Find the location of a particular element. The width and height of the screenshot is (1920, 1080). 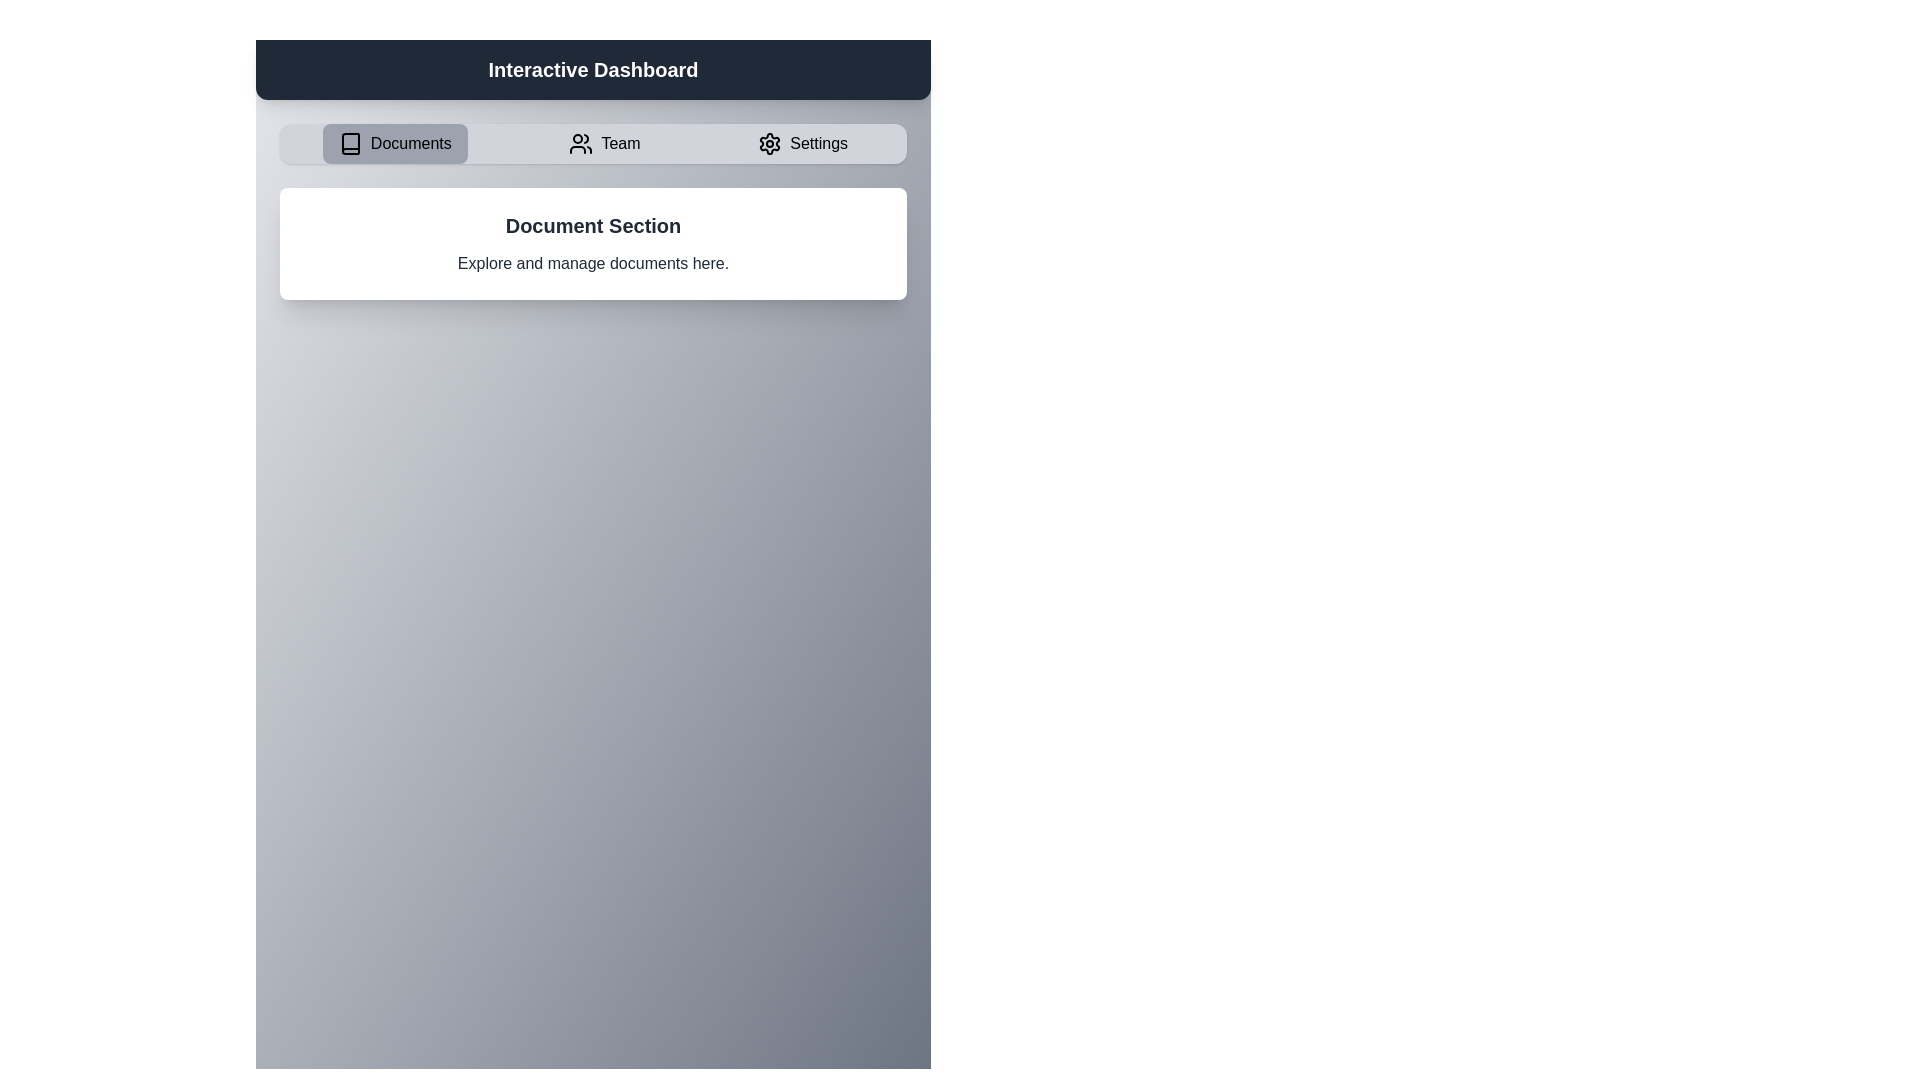

the gear-like icon located at the rightmost side of the header bar is located at coordinates (769, 142).